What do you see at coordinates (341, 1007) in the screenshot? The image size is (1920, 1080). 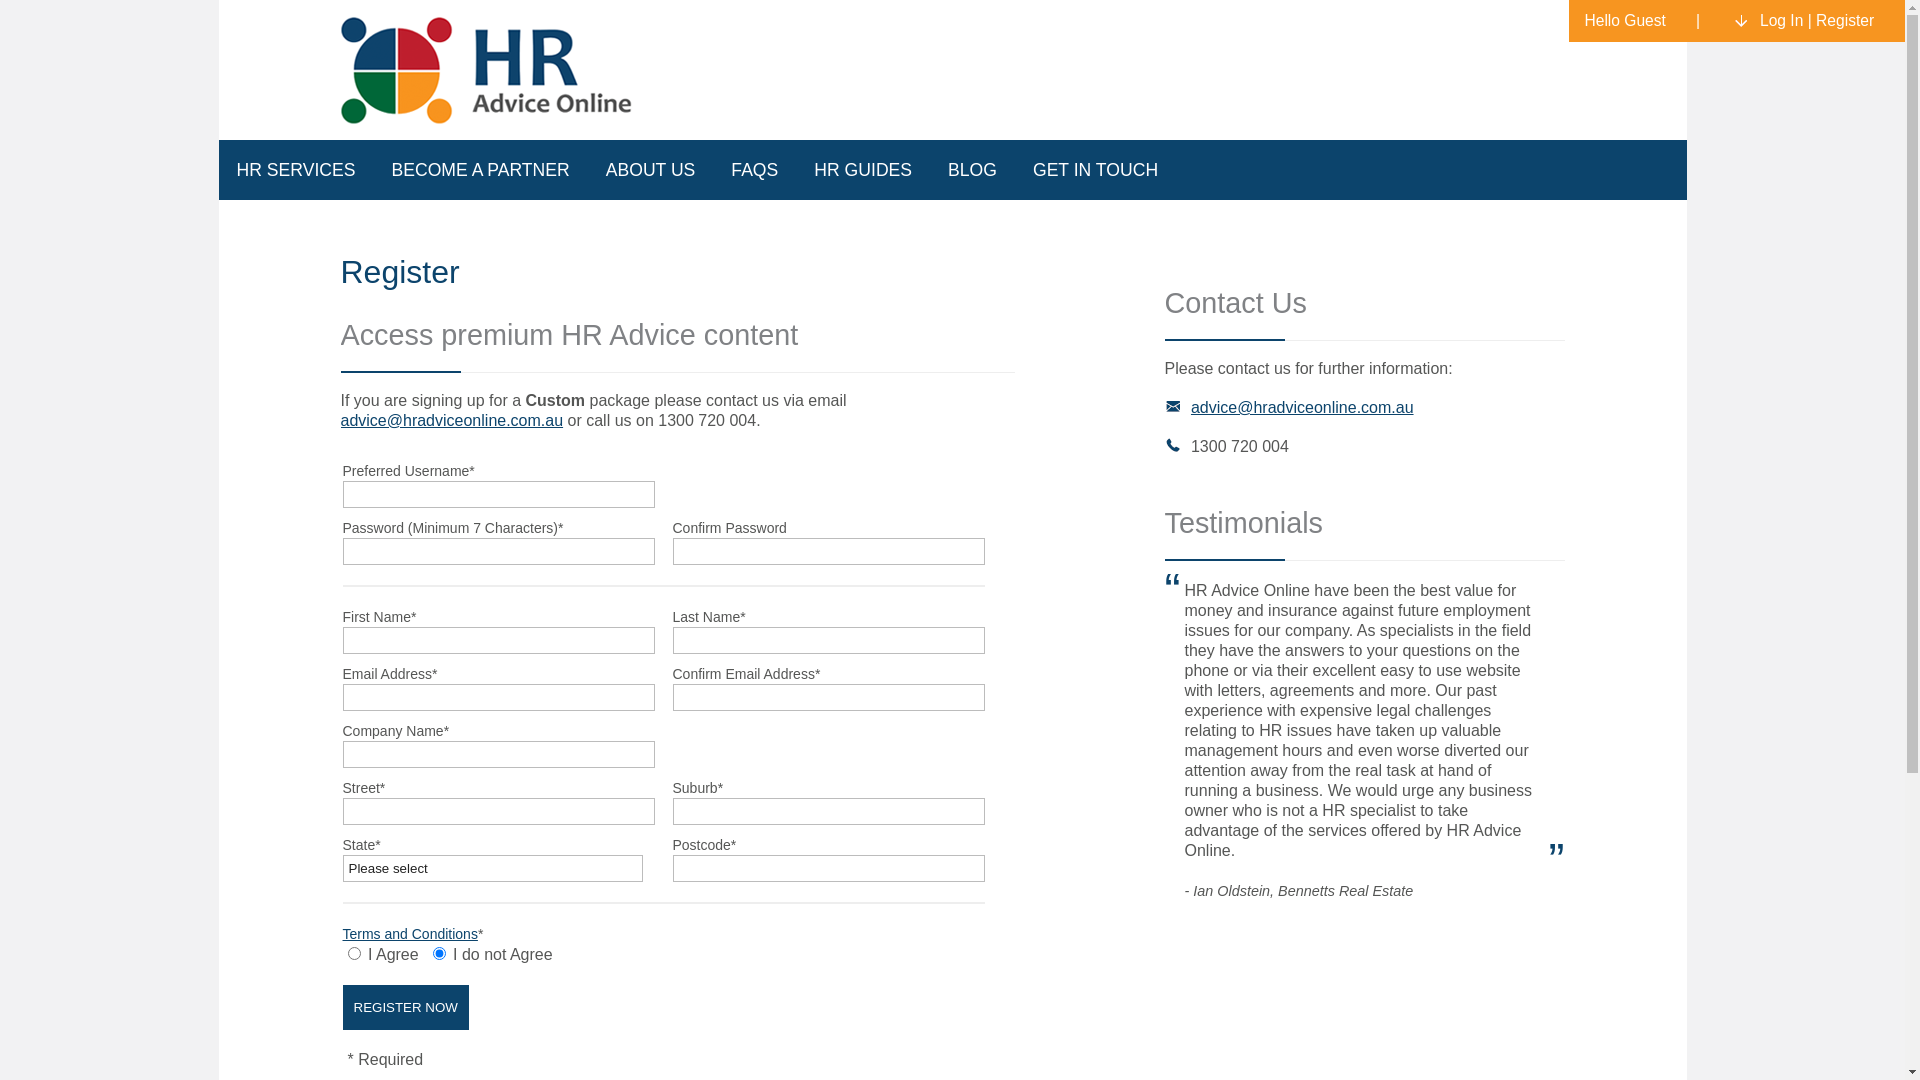 I see `'Register Now'` at bounding box center [341, 1007].